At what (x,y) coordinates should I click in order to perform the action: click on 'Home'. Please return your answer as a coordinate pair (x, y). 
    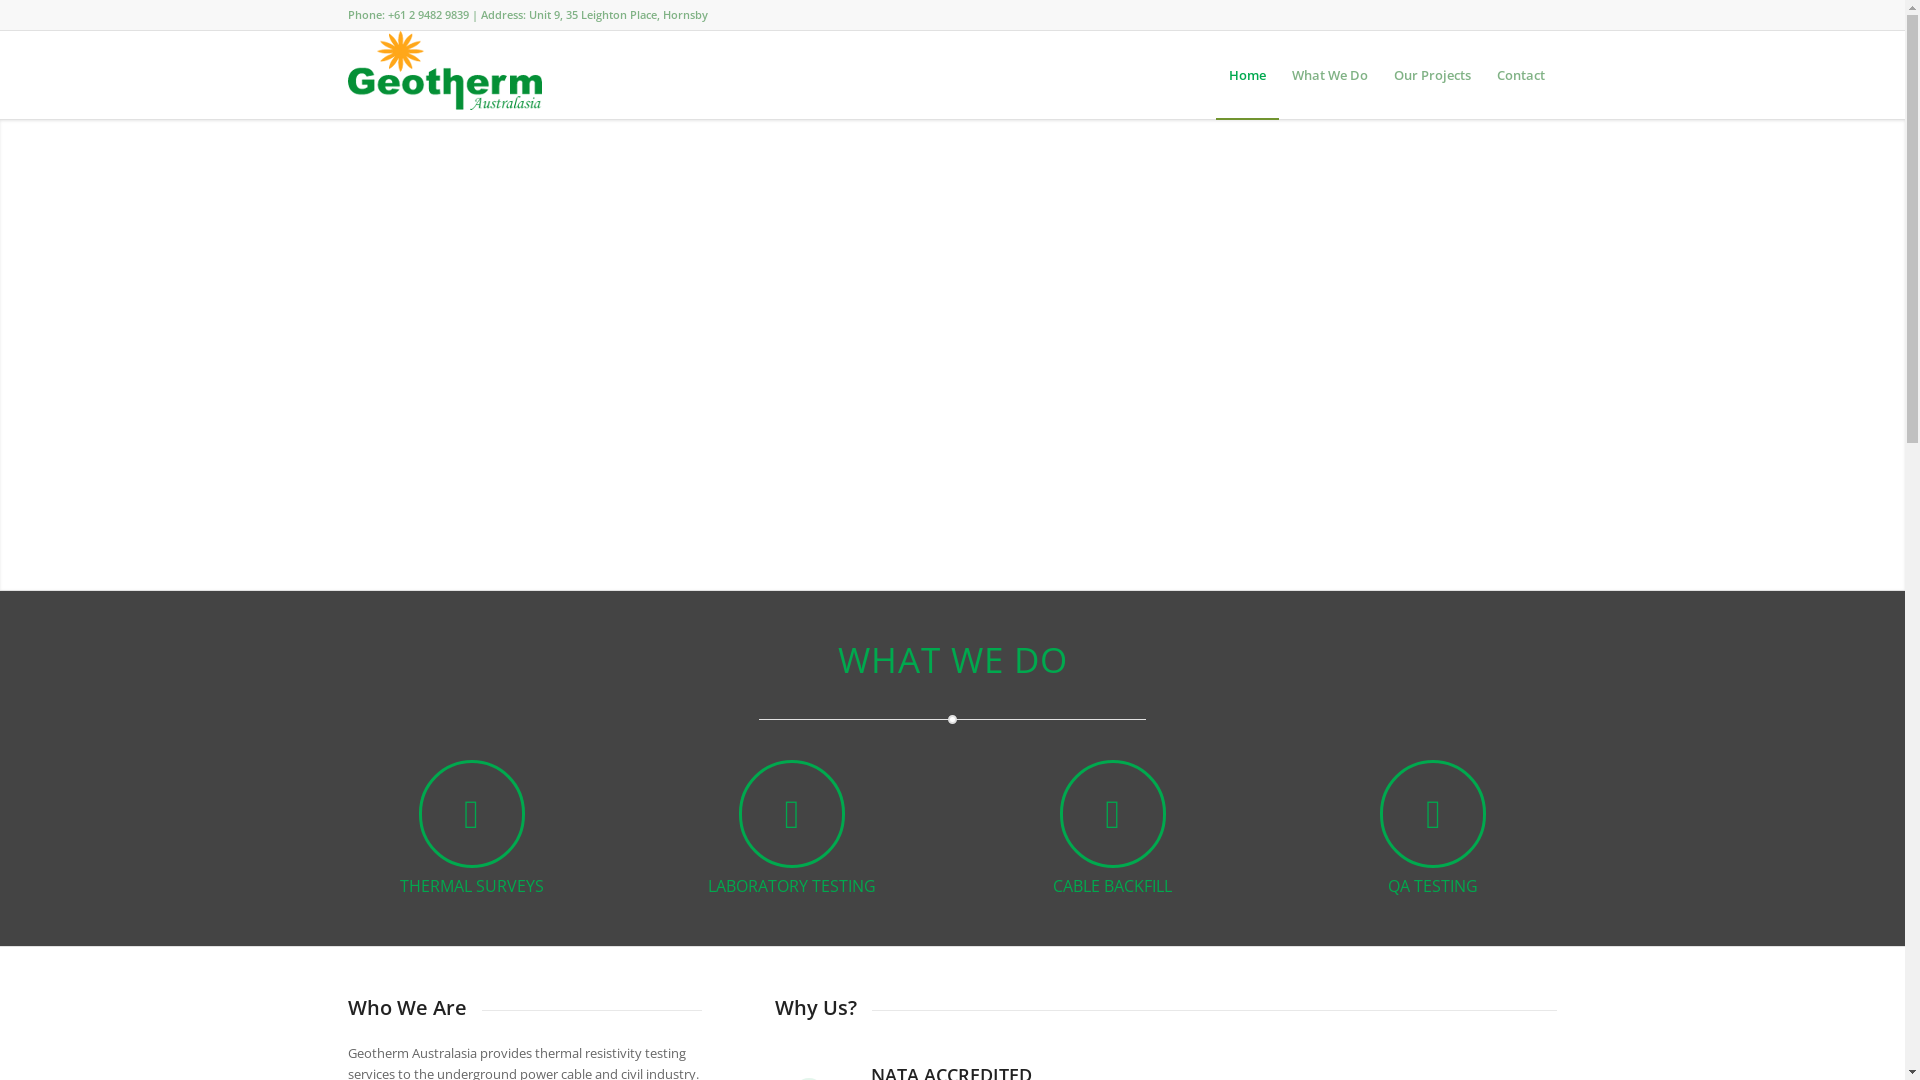
    Looking at the image, I should click on (1246, 73).